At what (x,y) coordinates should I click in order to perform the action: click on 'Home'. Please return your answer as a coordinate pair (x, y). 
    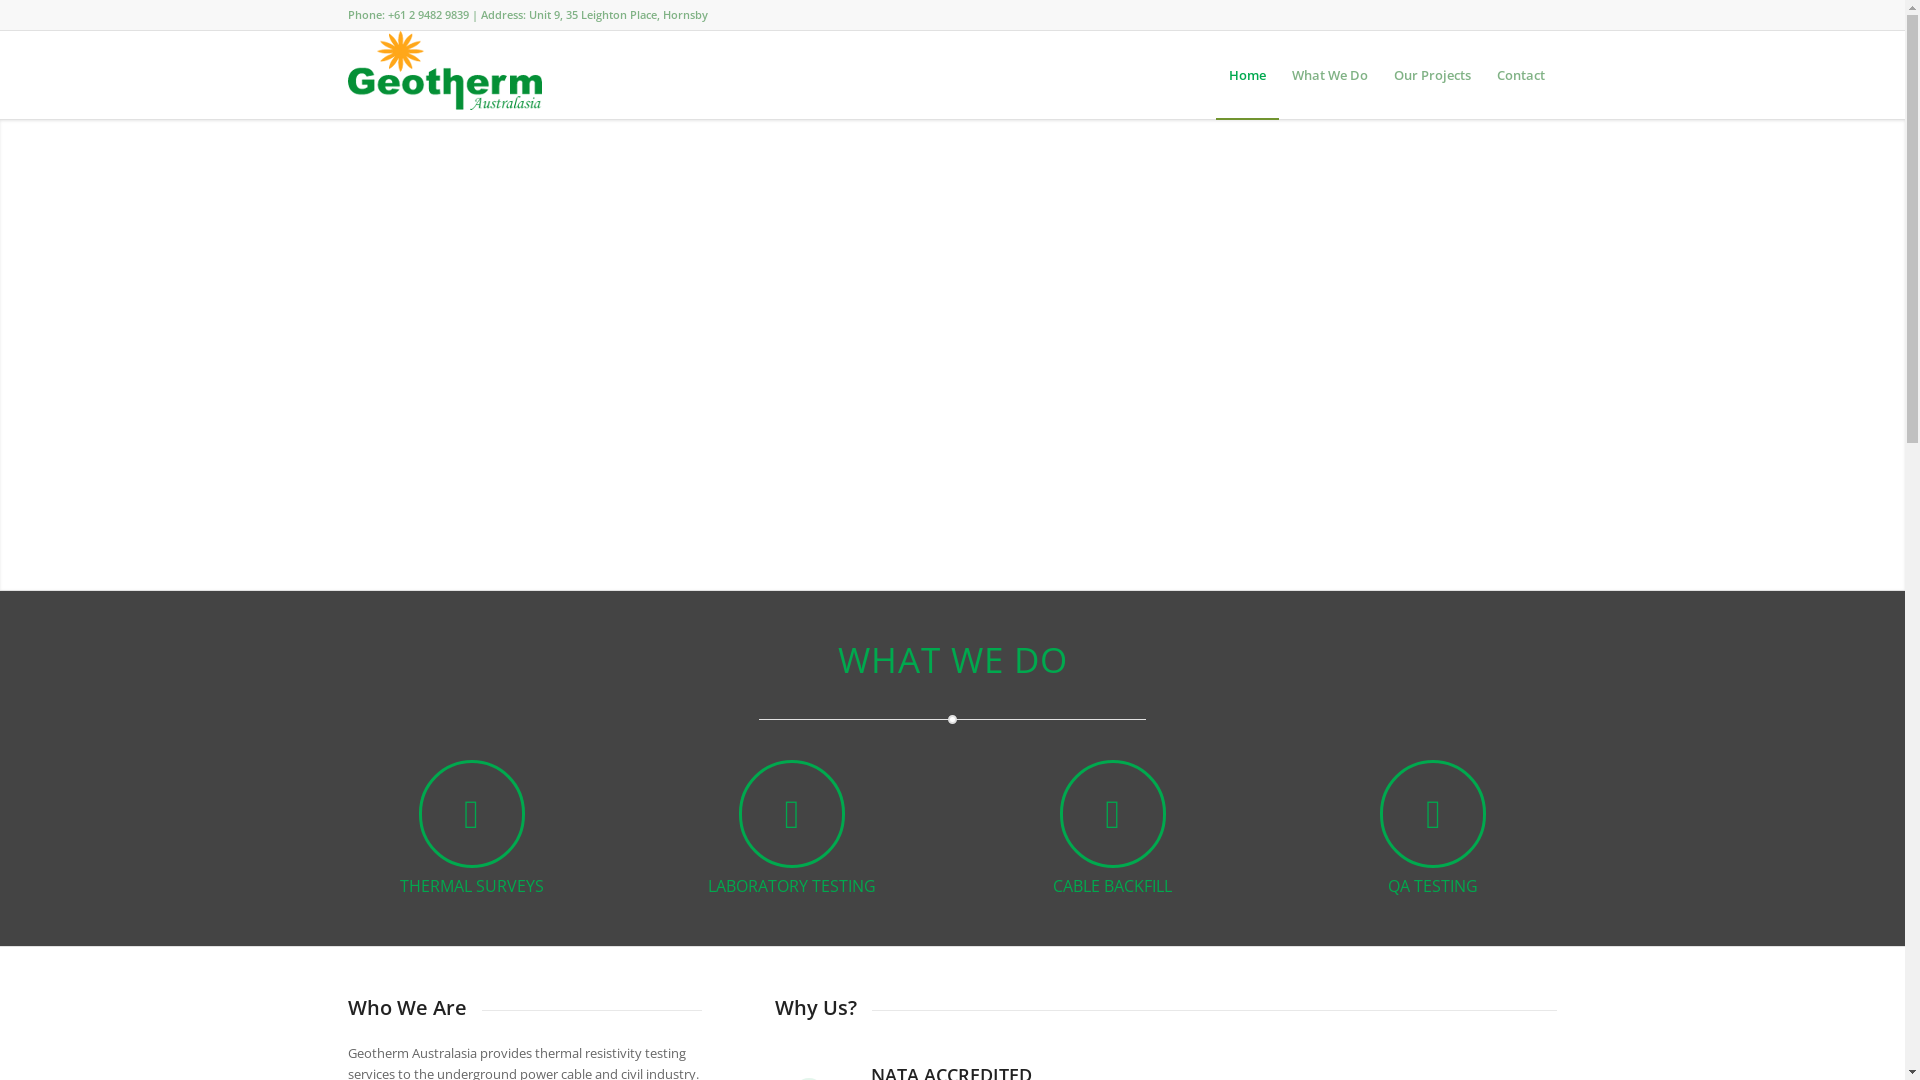
    Looking at the image, I should click on (1246, 73).